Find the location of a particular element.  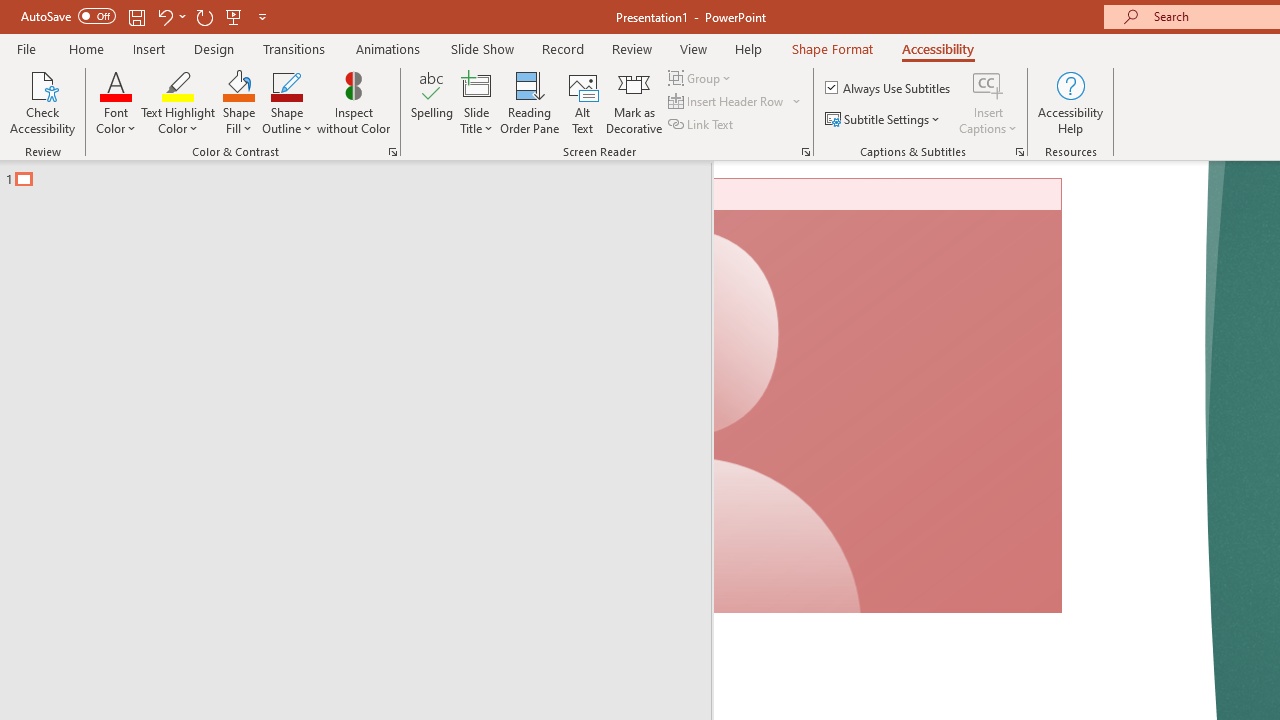

'Reading Order Pane' is located at coordinates (529, 103).